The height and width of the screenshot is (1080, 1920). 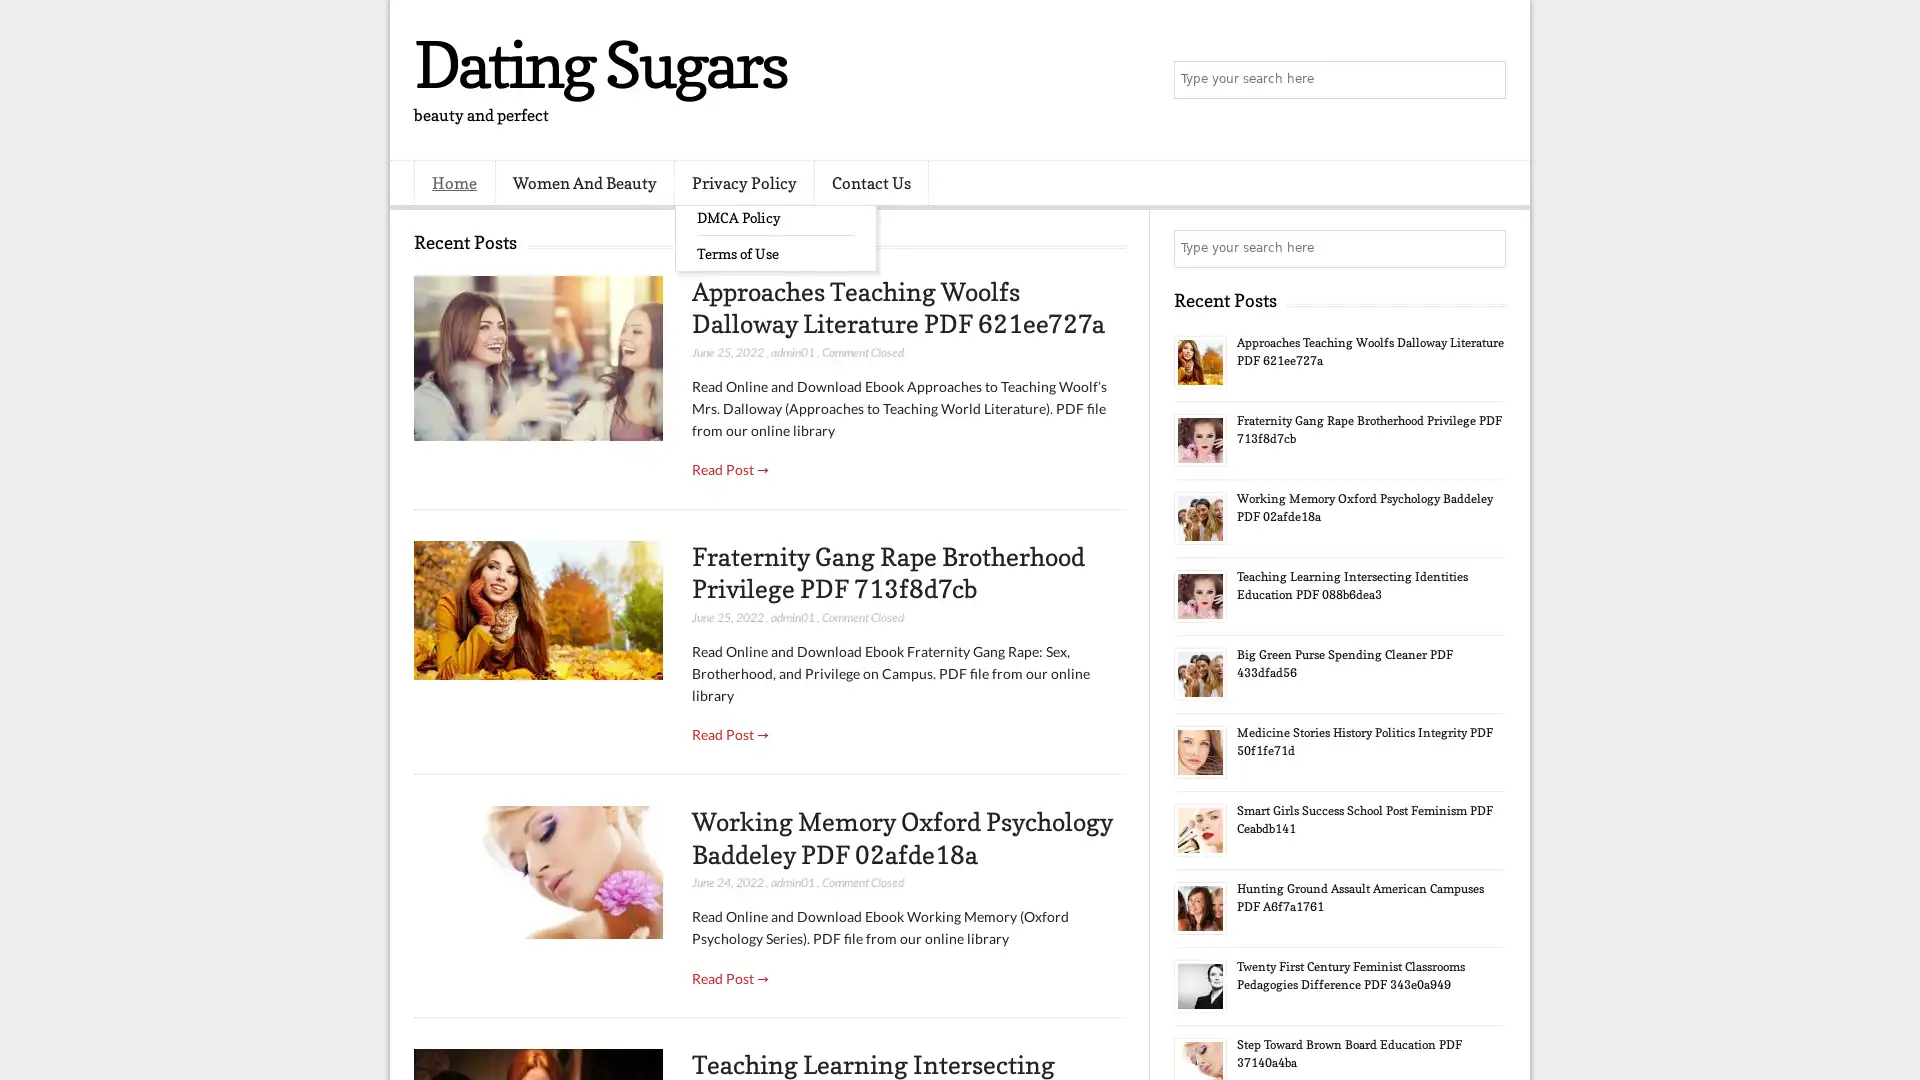 I want to click on Search, so click(x=1485, y=80).